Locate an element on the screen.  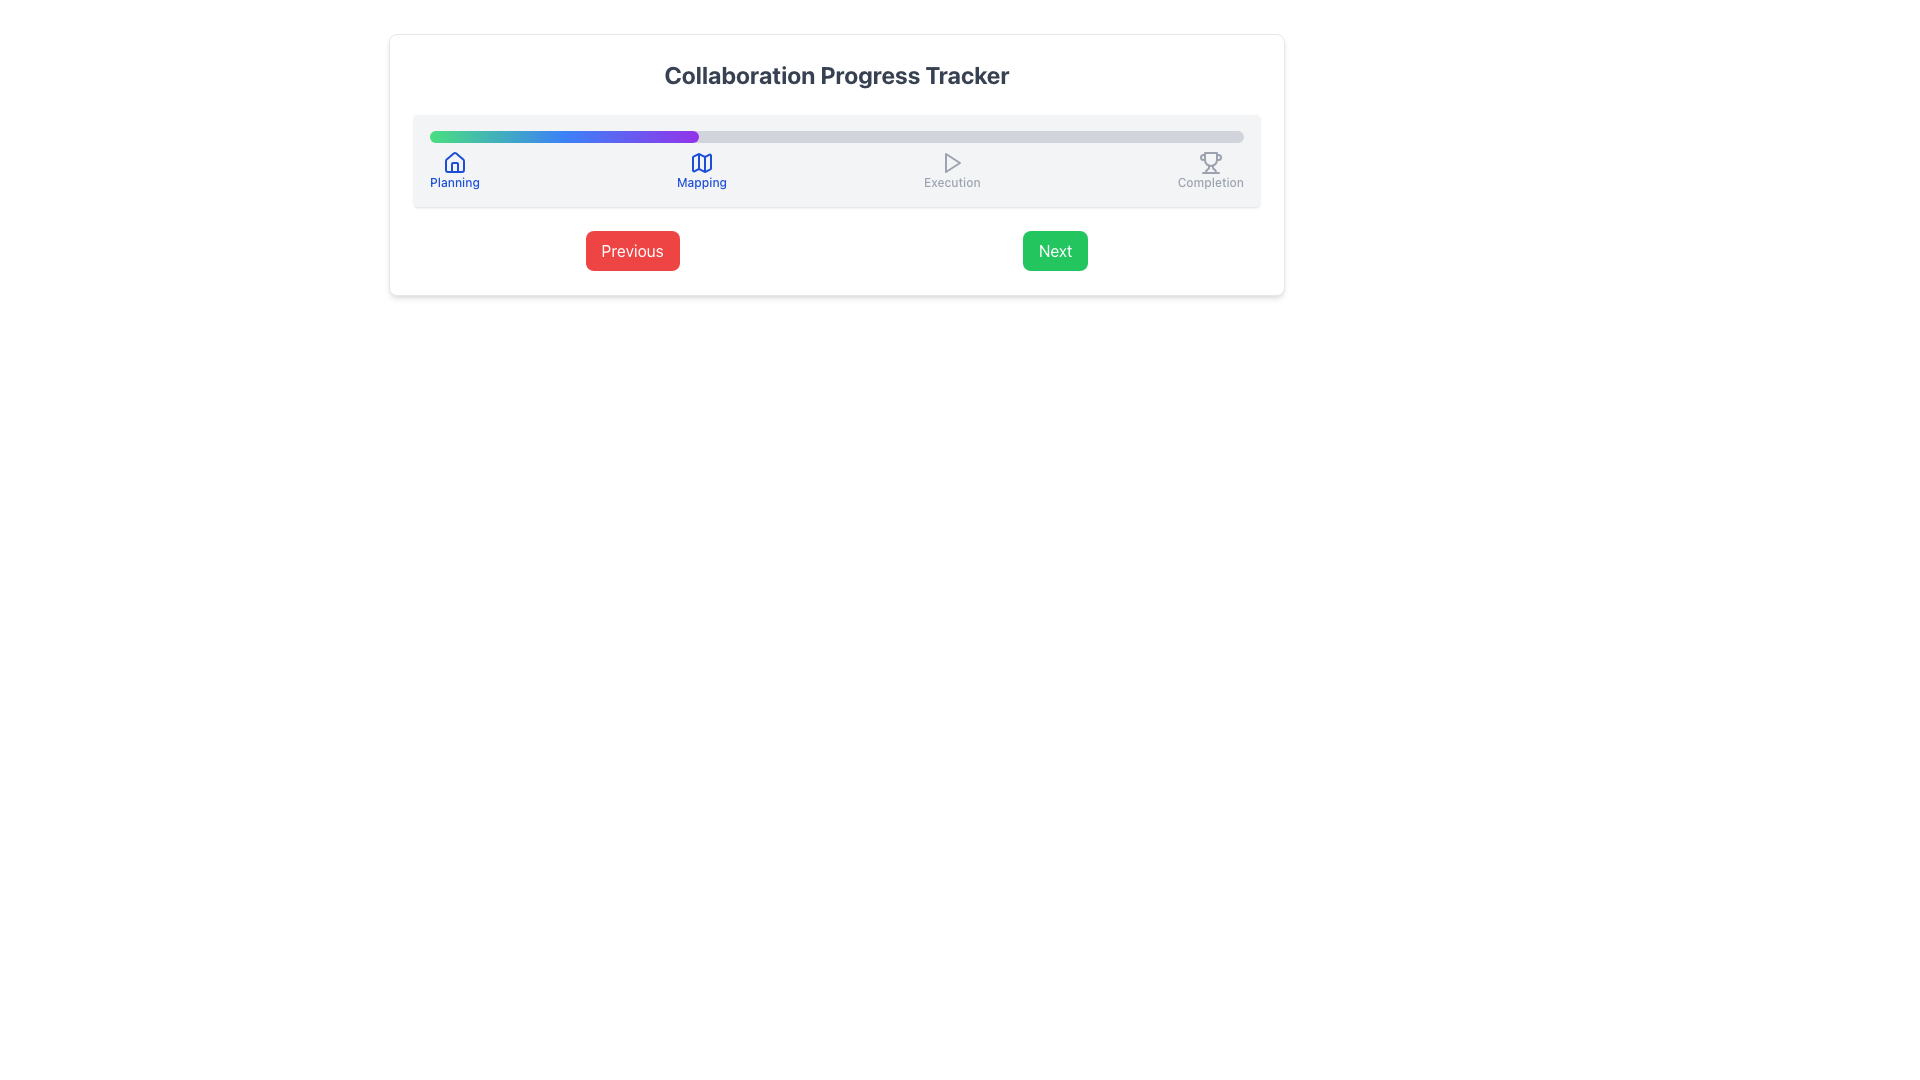
the current progress visually on the Progress Tracker Bar located within the 'Collaboration Progress Tracker' box is located at coordinates (836, 160).